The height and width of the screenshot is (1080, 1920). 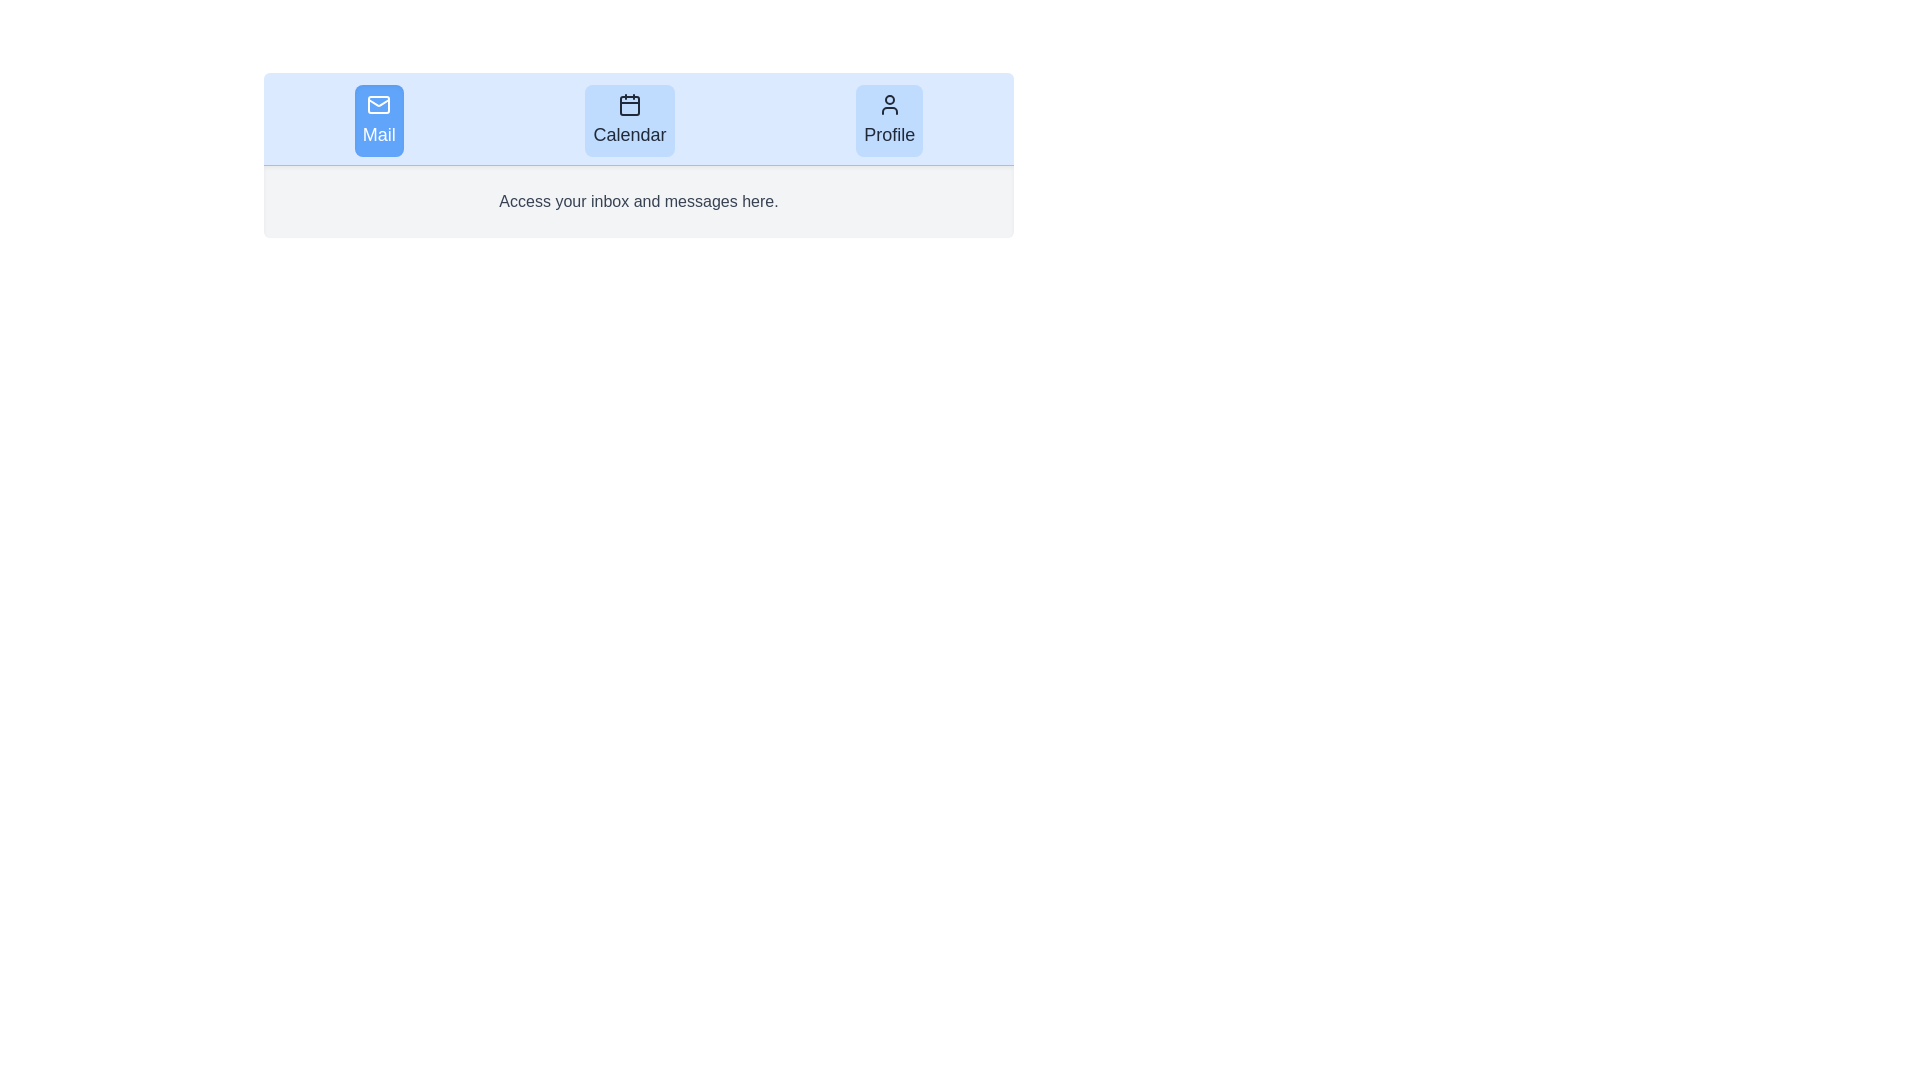 I want to click on the Calendar tab to inspect its layout and styling, so click(x=627, y=120).